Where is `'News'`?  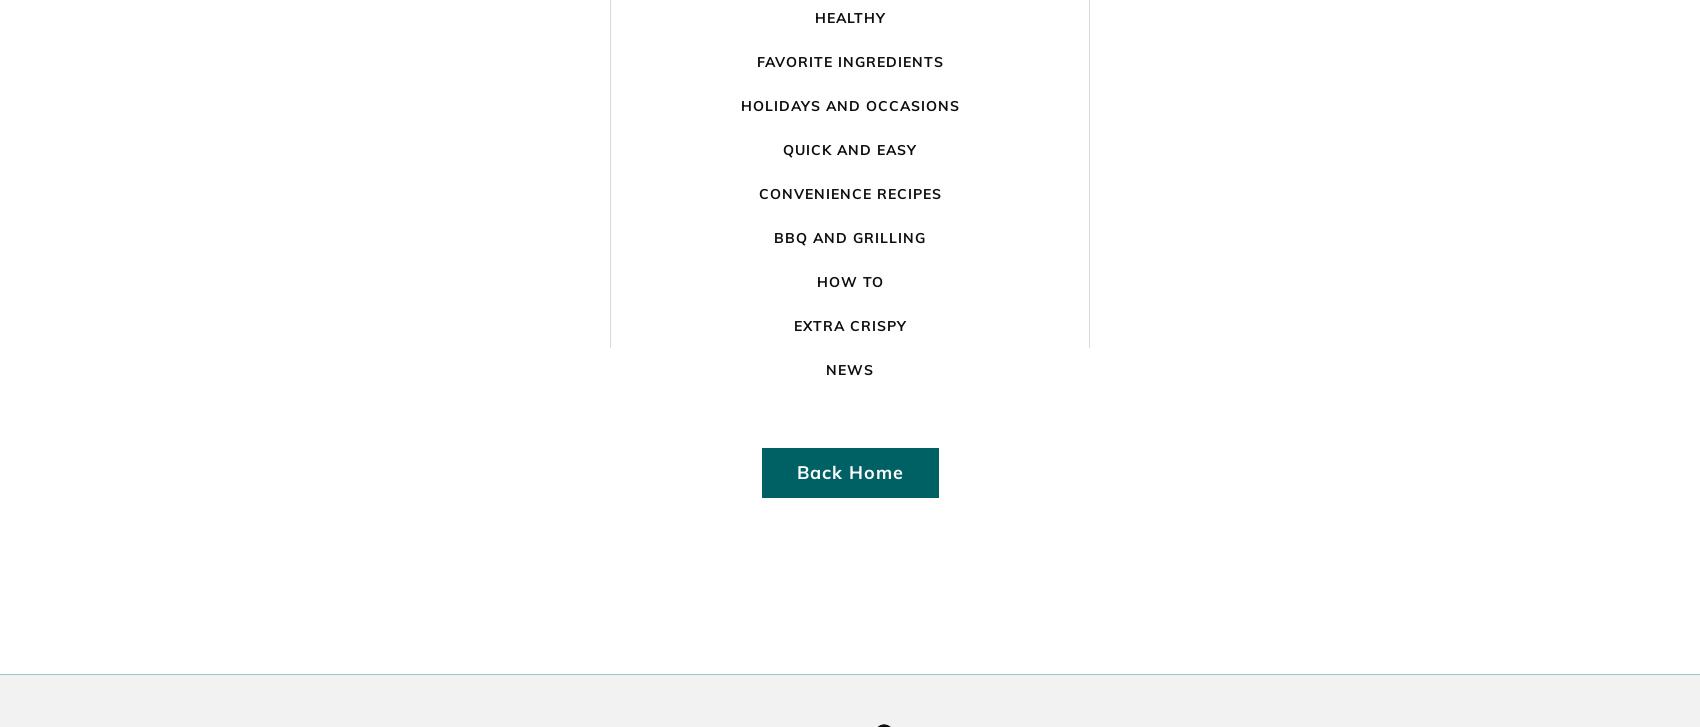
'News' is located at coordinates (850, 368).